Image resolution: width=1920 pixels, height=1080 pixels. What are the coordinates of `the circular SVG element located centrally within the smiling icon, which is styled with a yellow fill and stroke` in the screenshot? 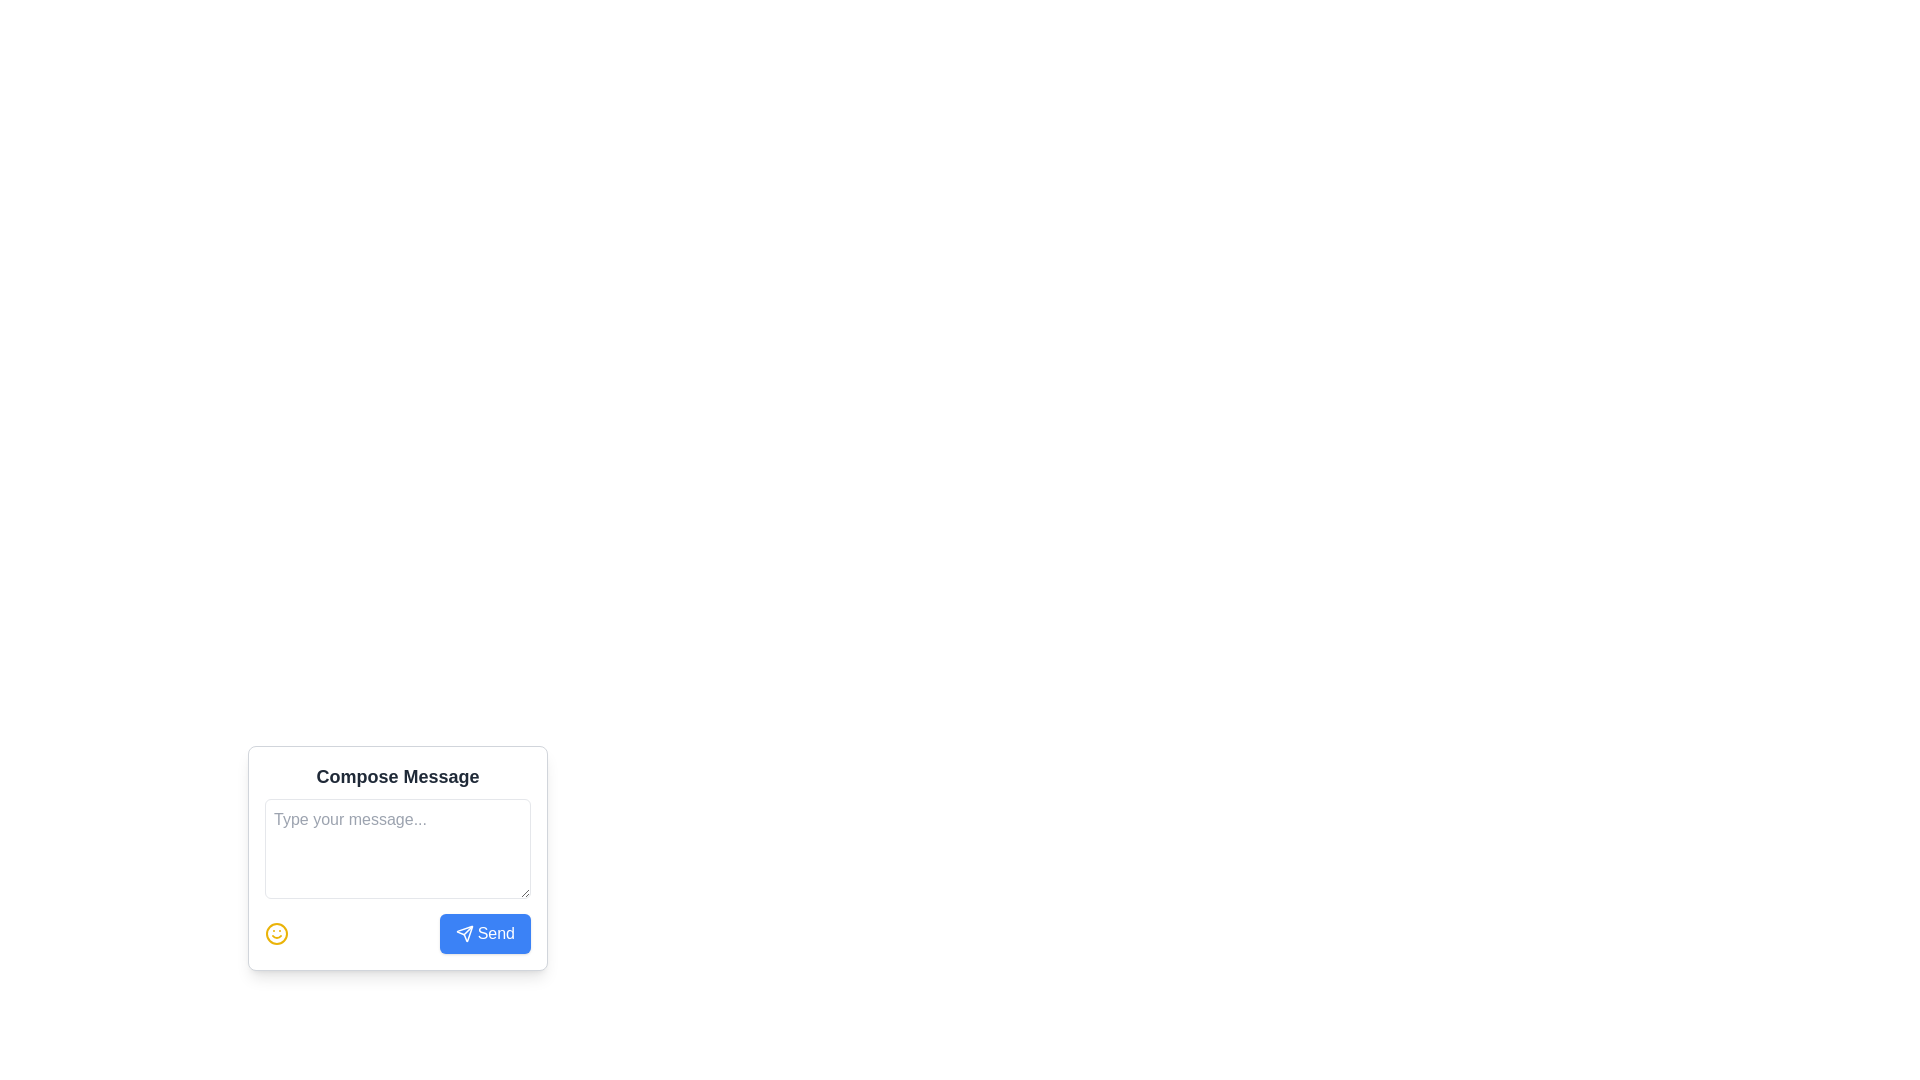 It's located at (276, 933).